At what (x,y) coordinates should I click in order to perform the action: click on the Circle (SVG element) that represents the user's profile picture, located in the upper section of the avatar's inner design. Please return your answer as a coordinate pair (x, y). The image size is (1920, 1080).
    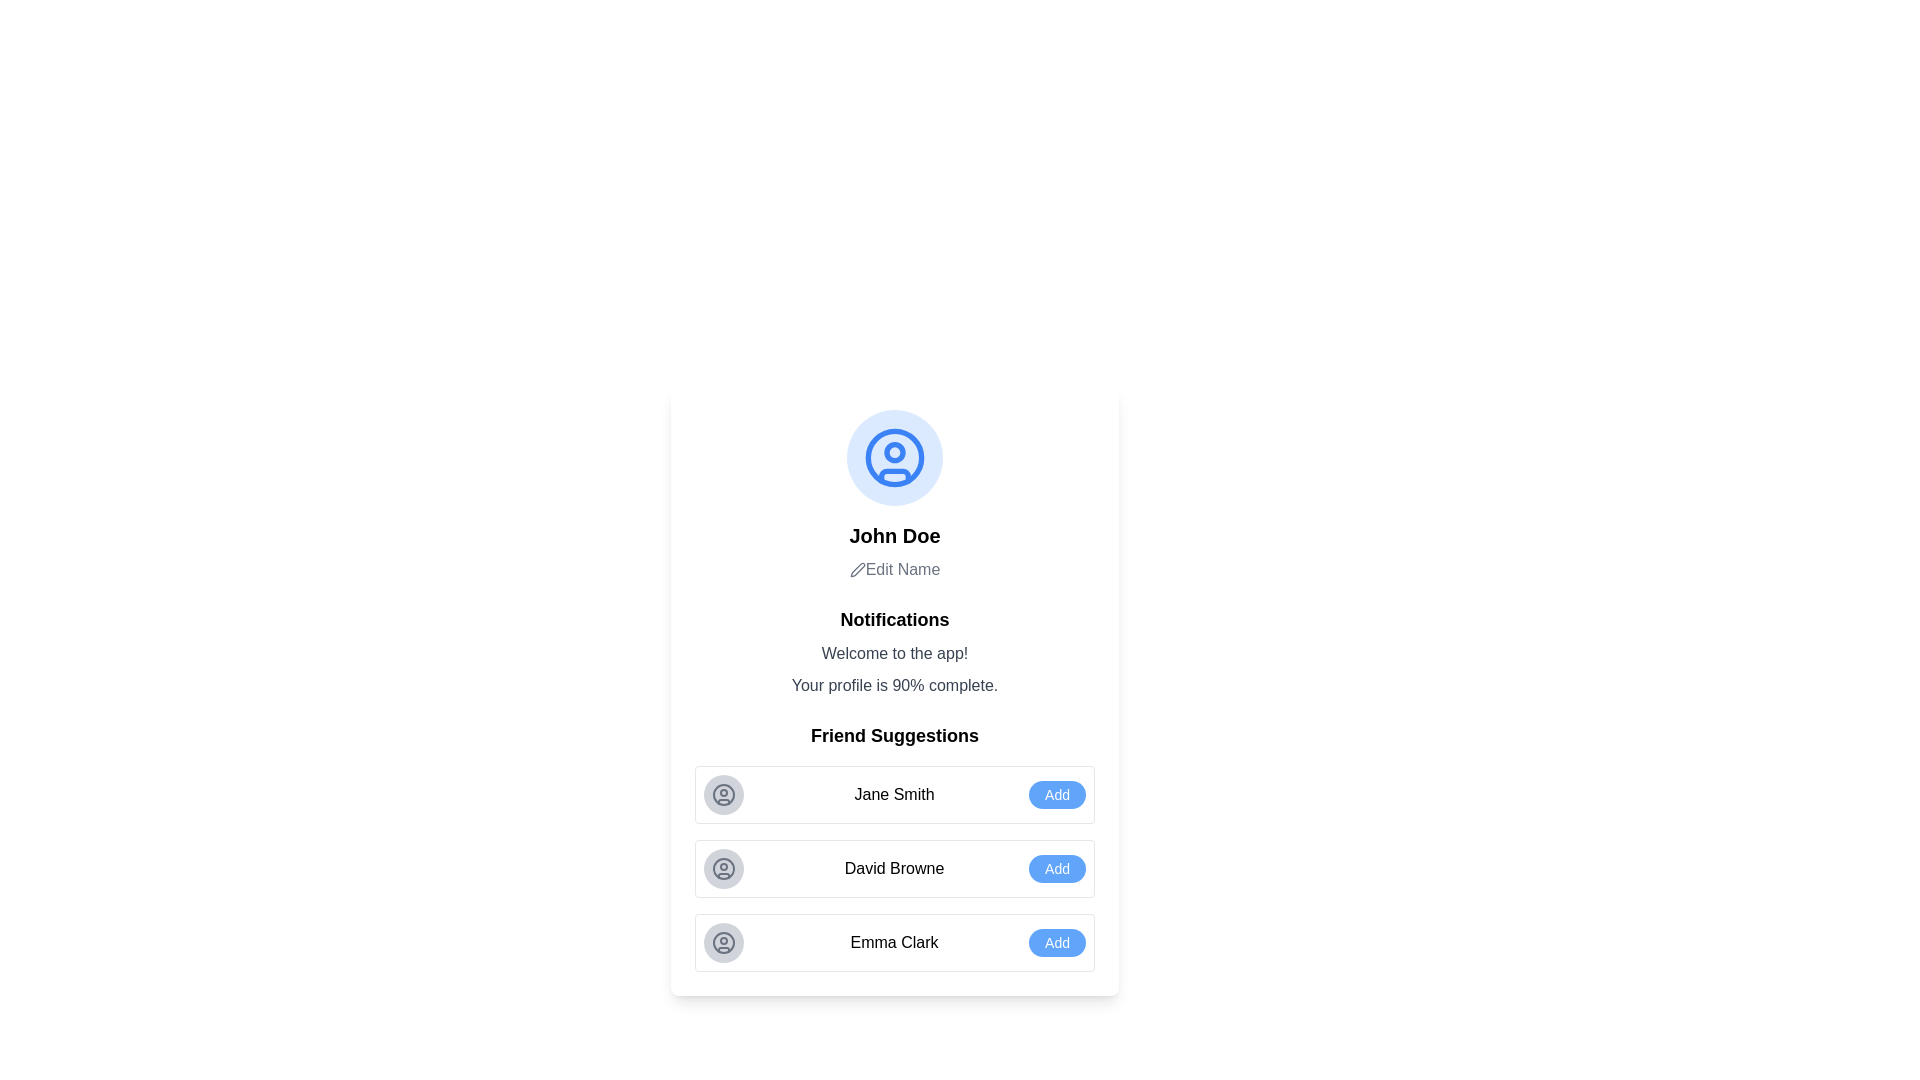
    Looking at the image, I should click on (893, 451).